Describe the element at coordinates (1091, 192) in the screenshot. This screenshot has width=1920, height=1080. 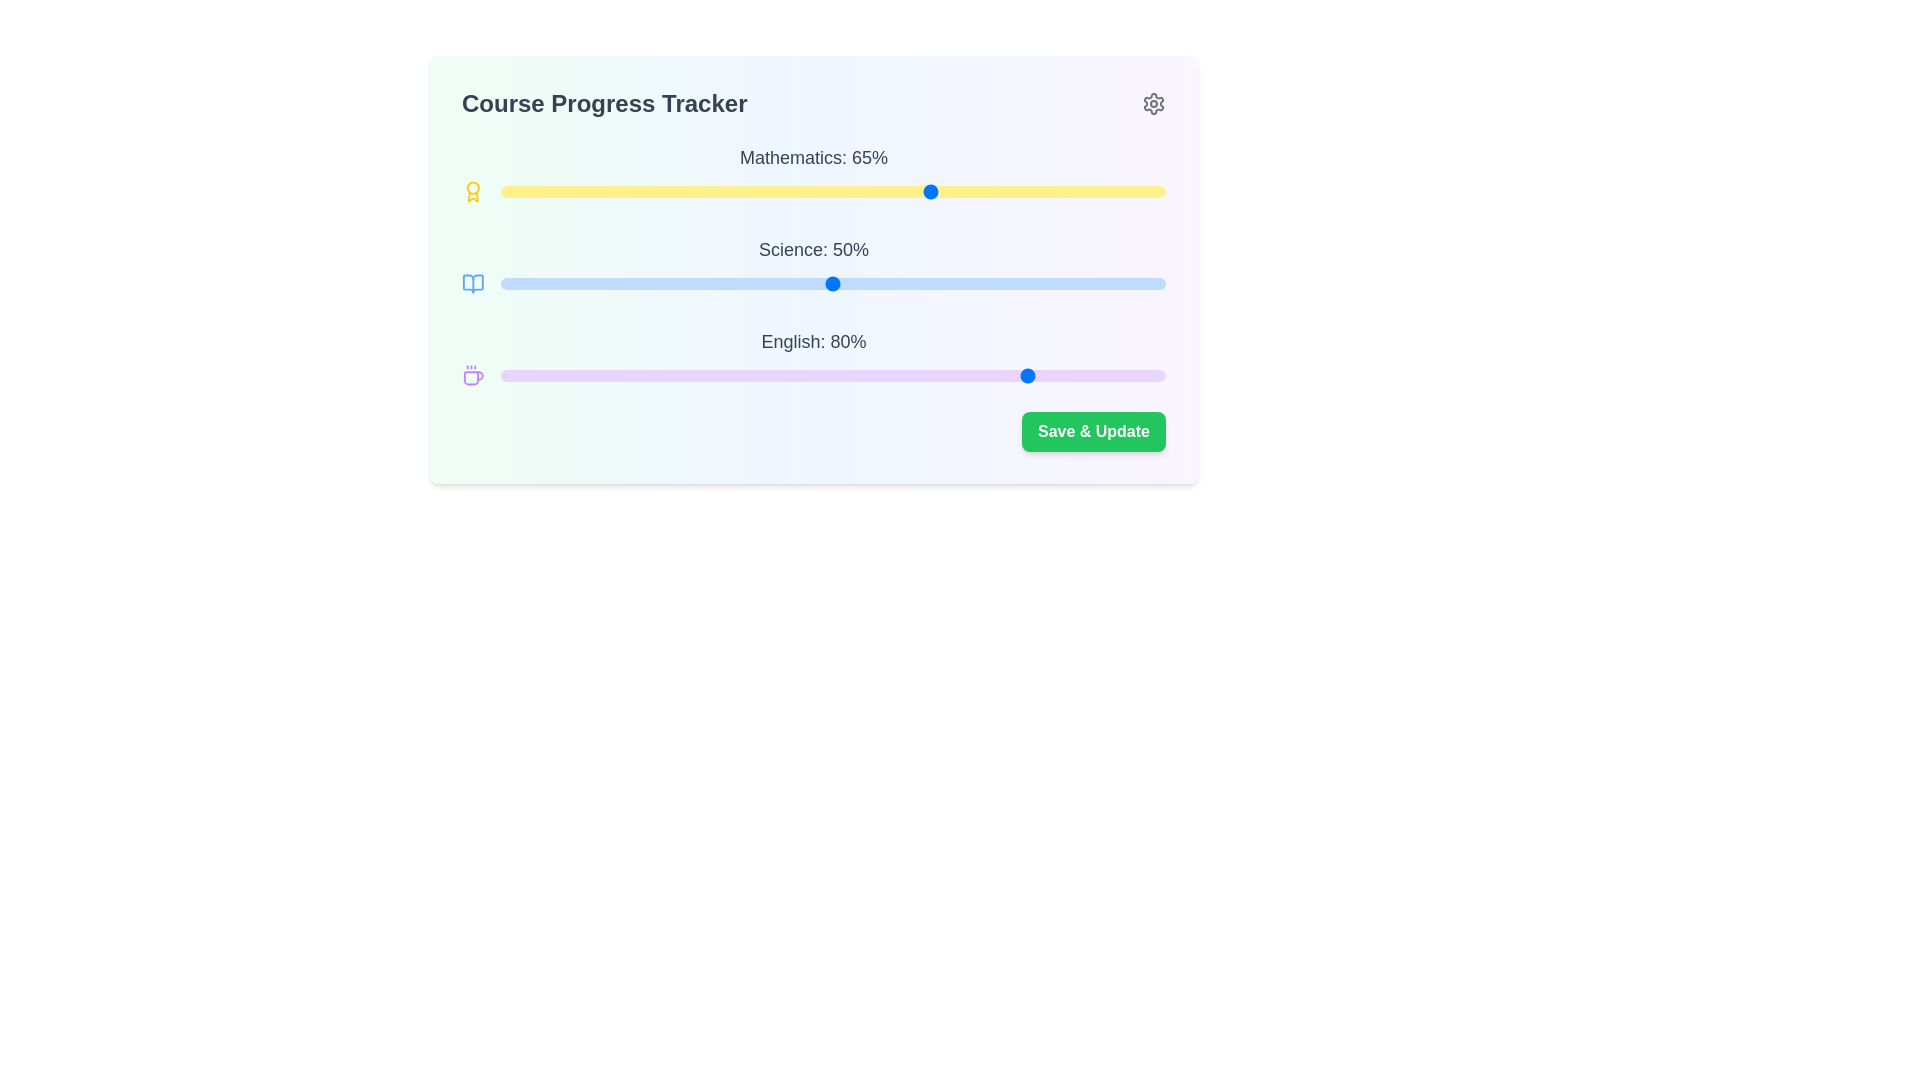
I see `the mathematics progress slider` at that location.